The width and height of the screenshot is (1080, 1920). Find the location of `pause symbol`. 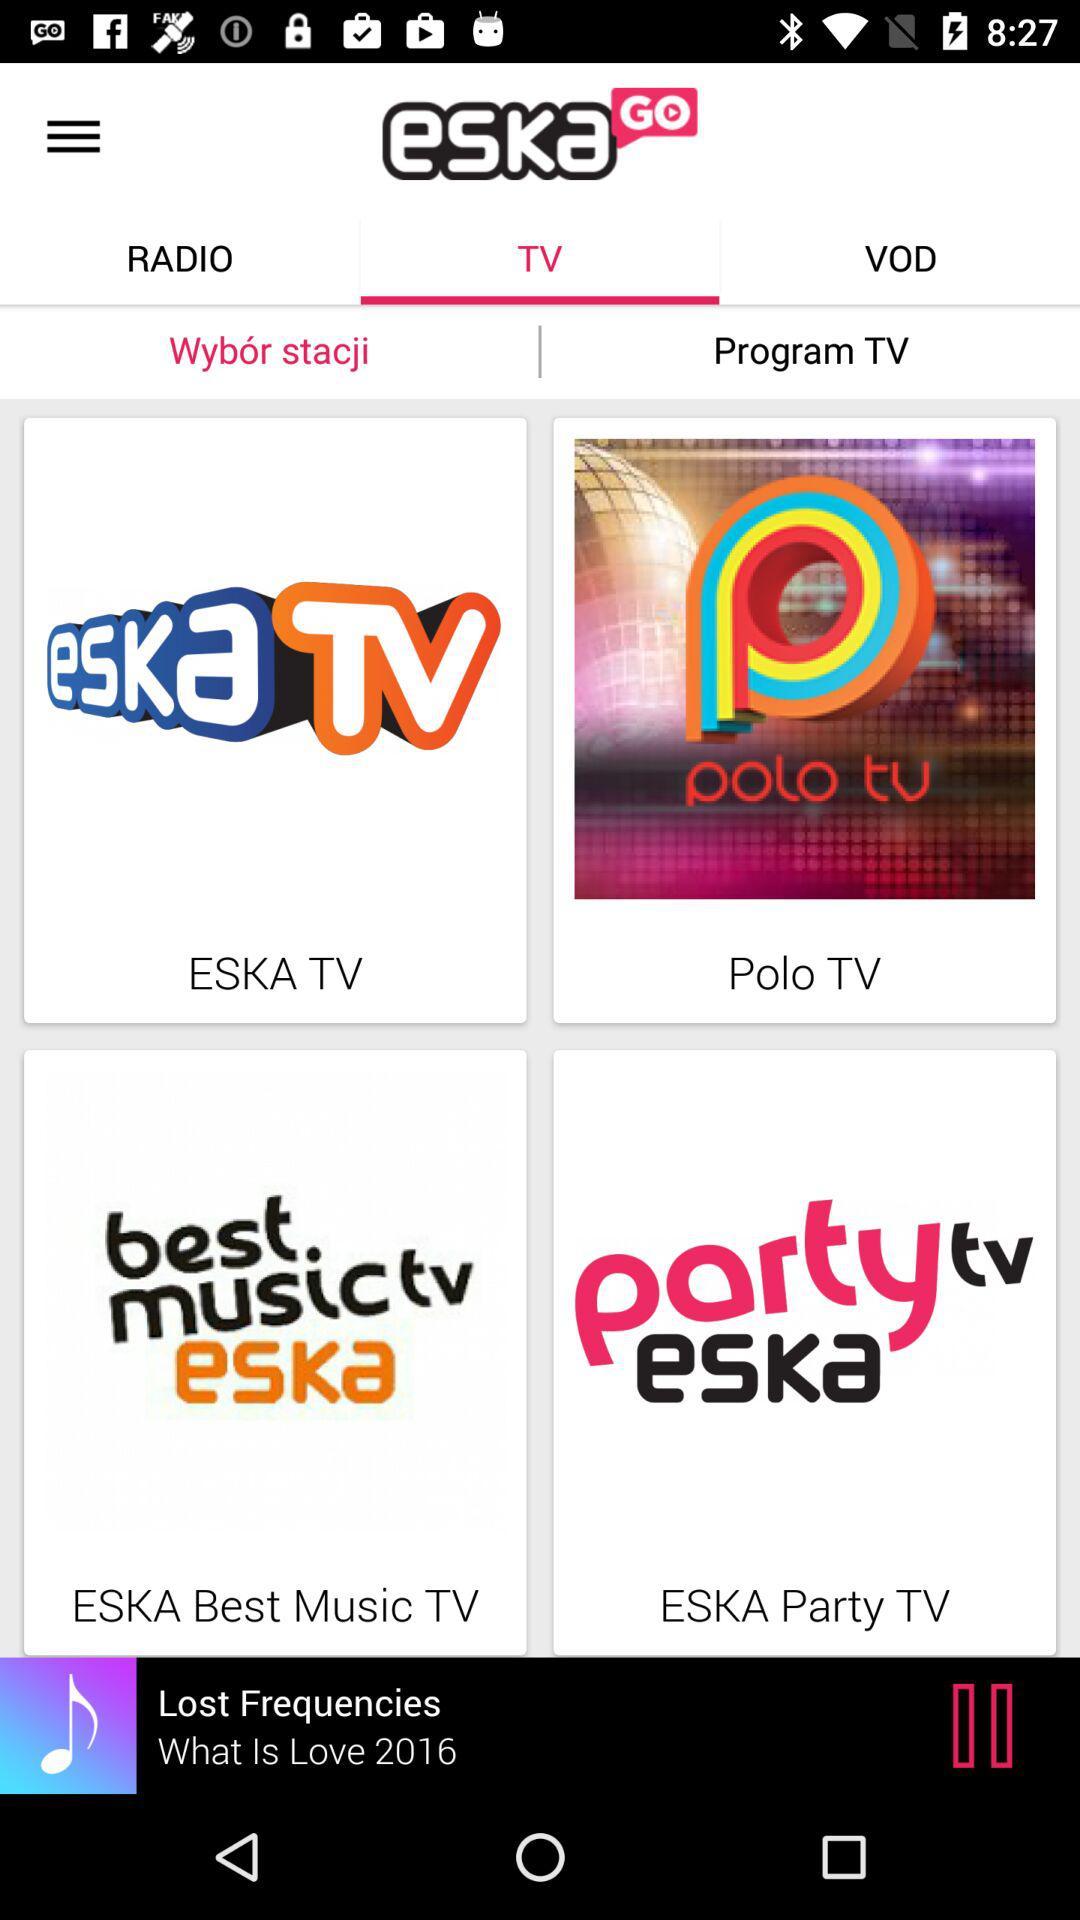

pause symbol is located at coordinates (986, 1725).